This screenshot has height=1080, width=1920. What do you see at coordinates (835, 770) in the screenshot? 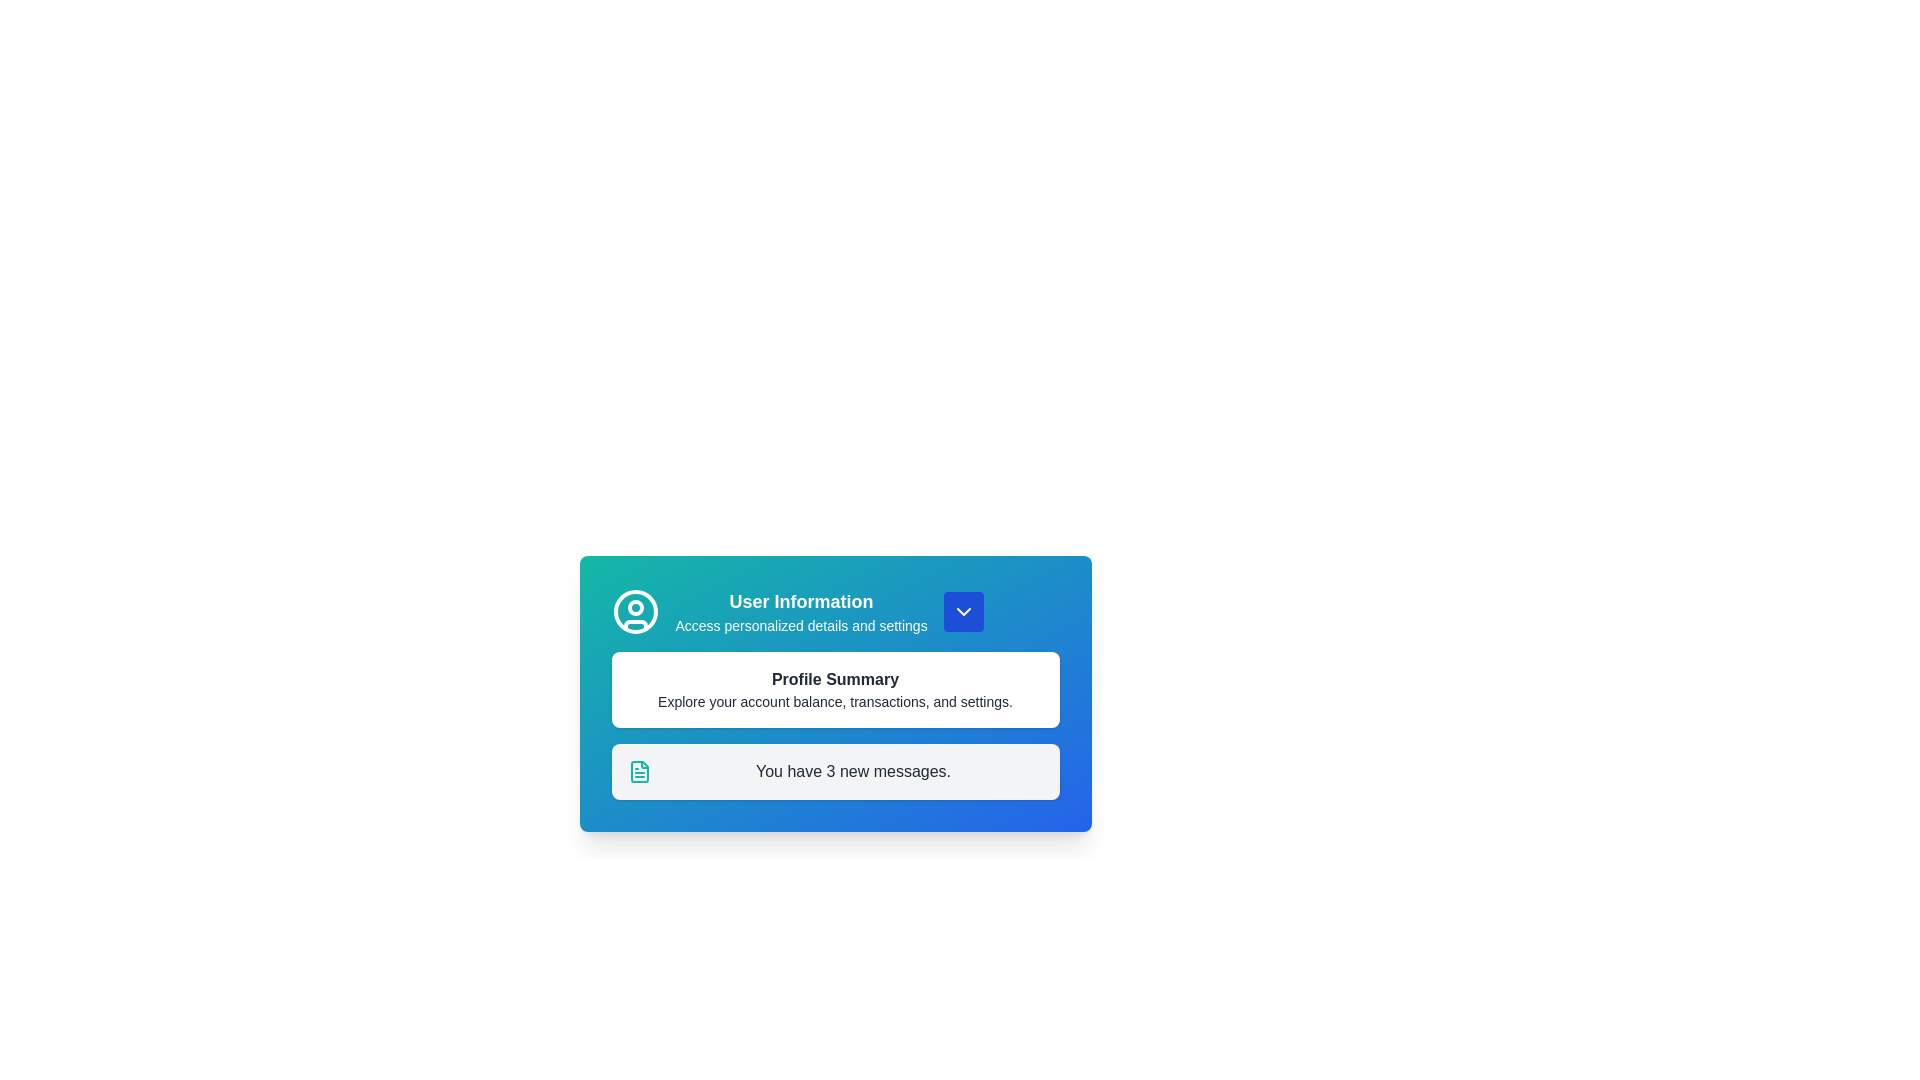
I see `the notification element that displays 'You have 3 new messages.' with a teal-colored document icon on the left` at bounding box center [835, 770].